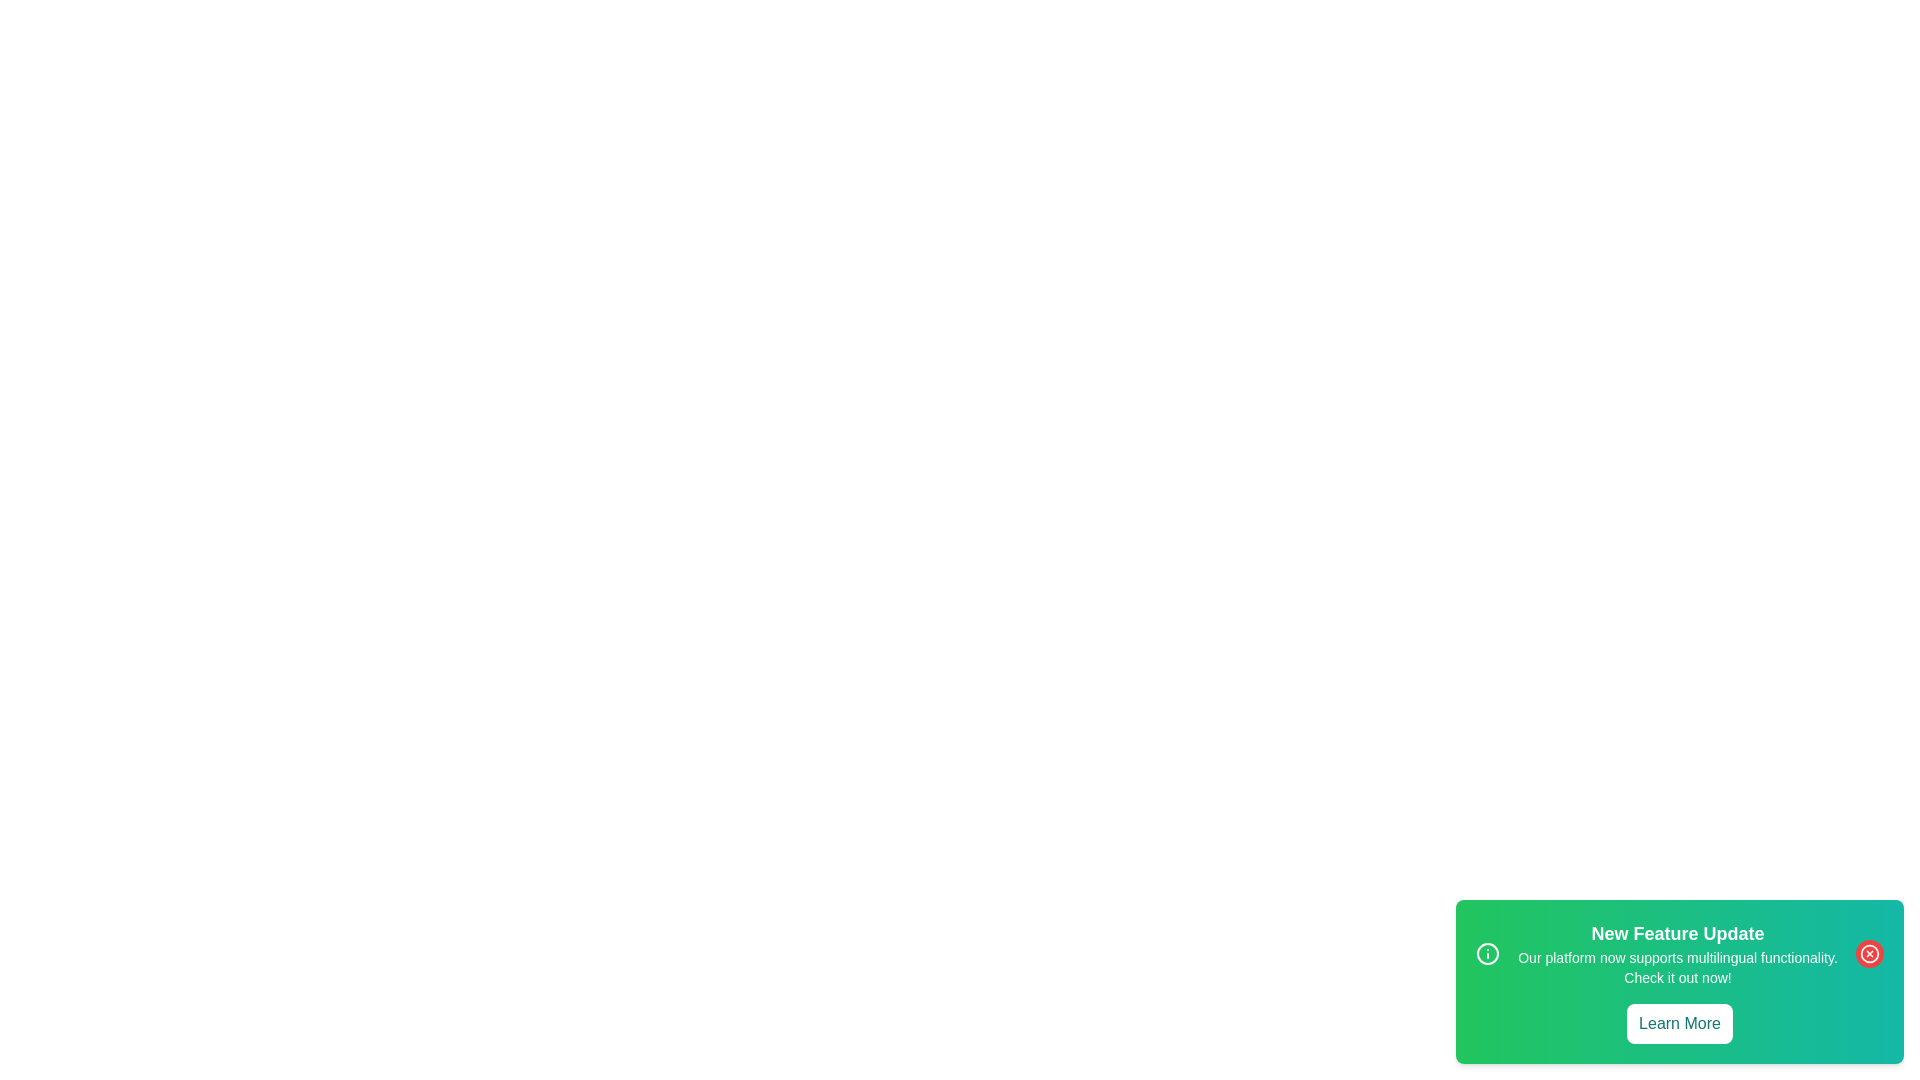 The height and width of the screenshot is (1080, 1920). I want to click on the 'Info' icon in the snackbar to display more information, so click(1488, 952).